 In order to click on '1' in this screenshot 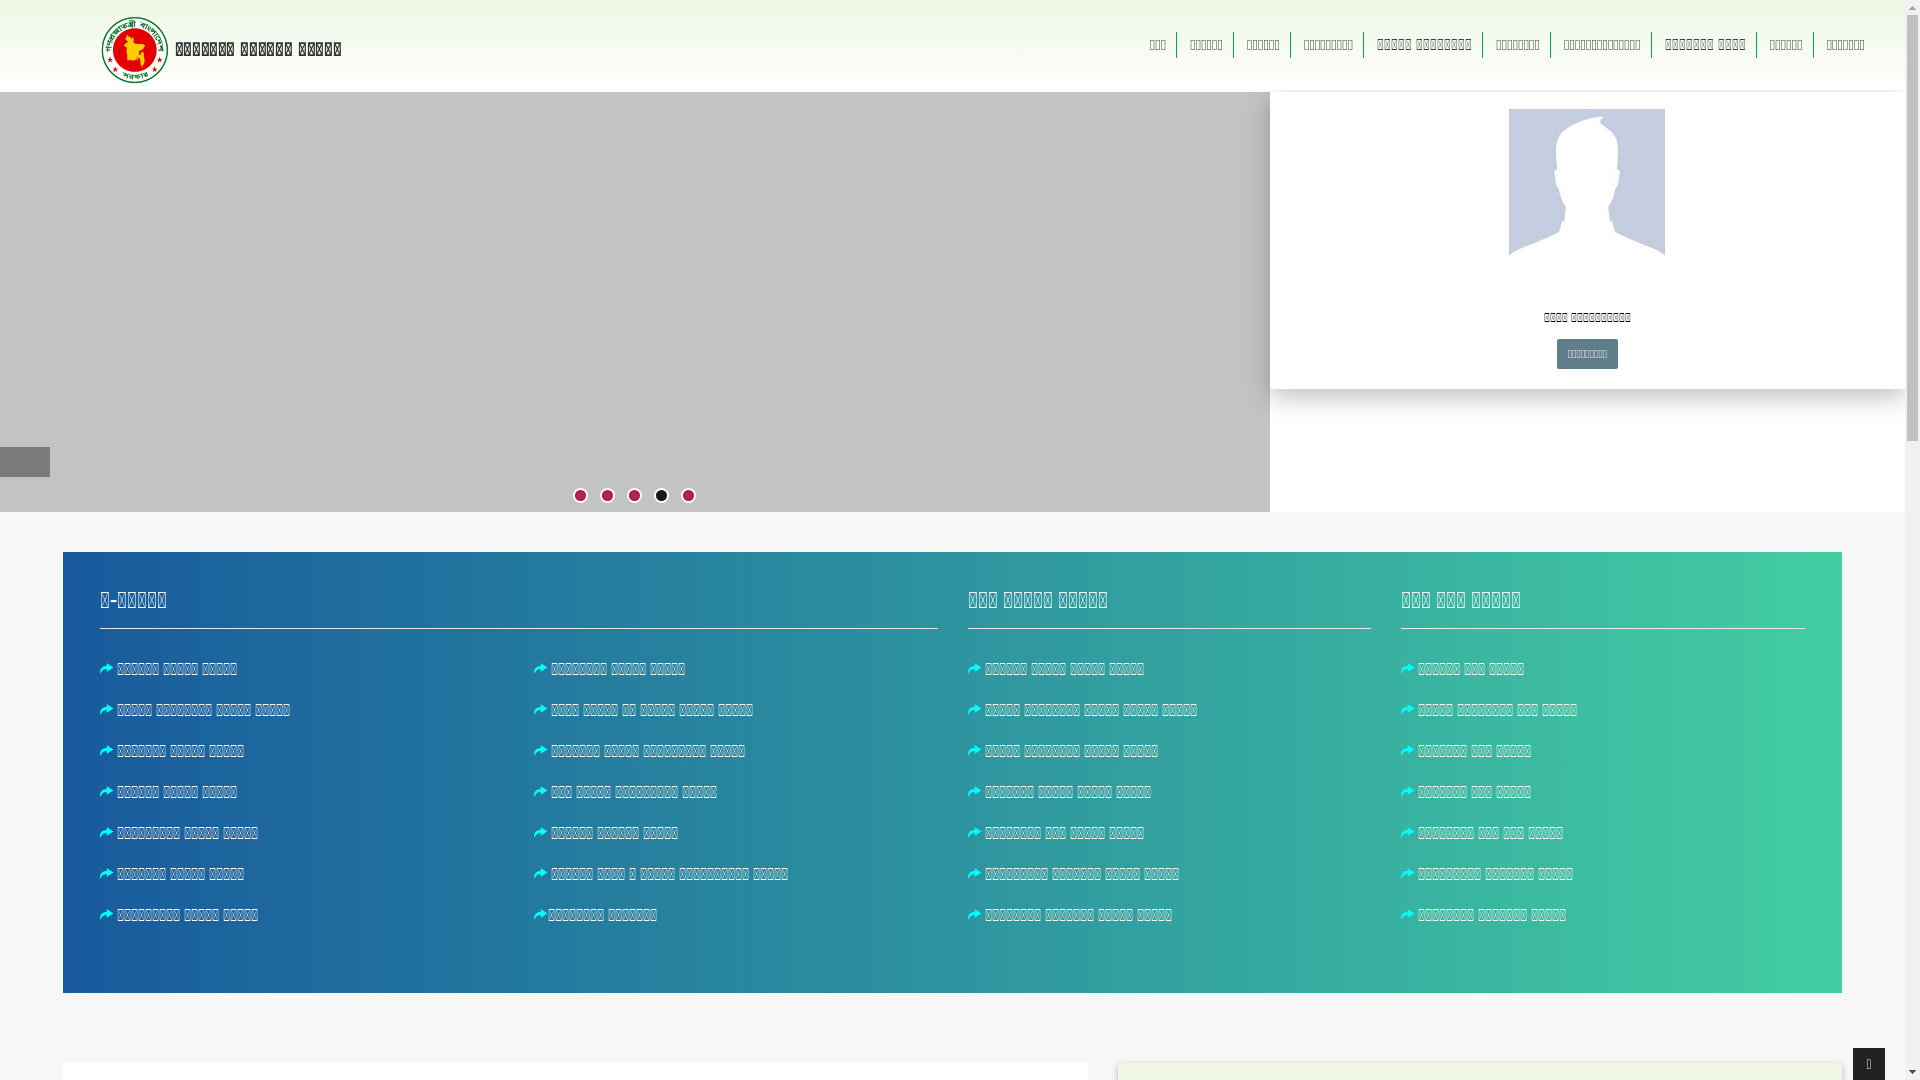, I will do `click(579, 495)`.